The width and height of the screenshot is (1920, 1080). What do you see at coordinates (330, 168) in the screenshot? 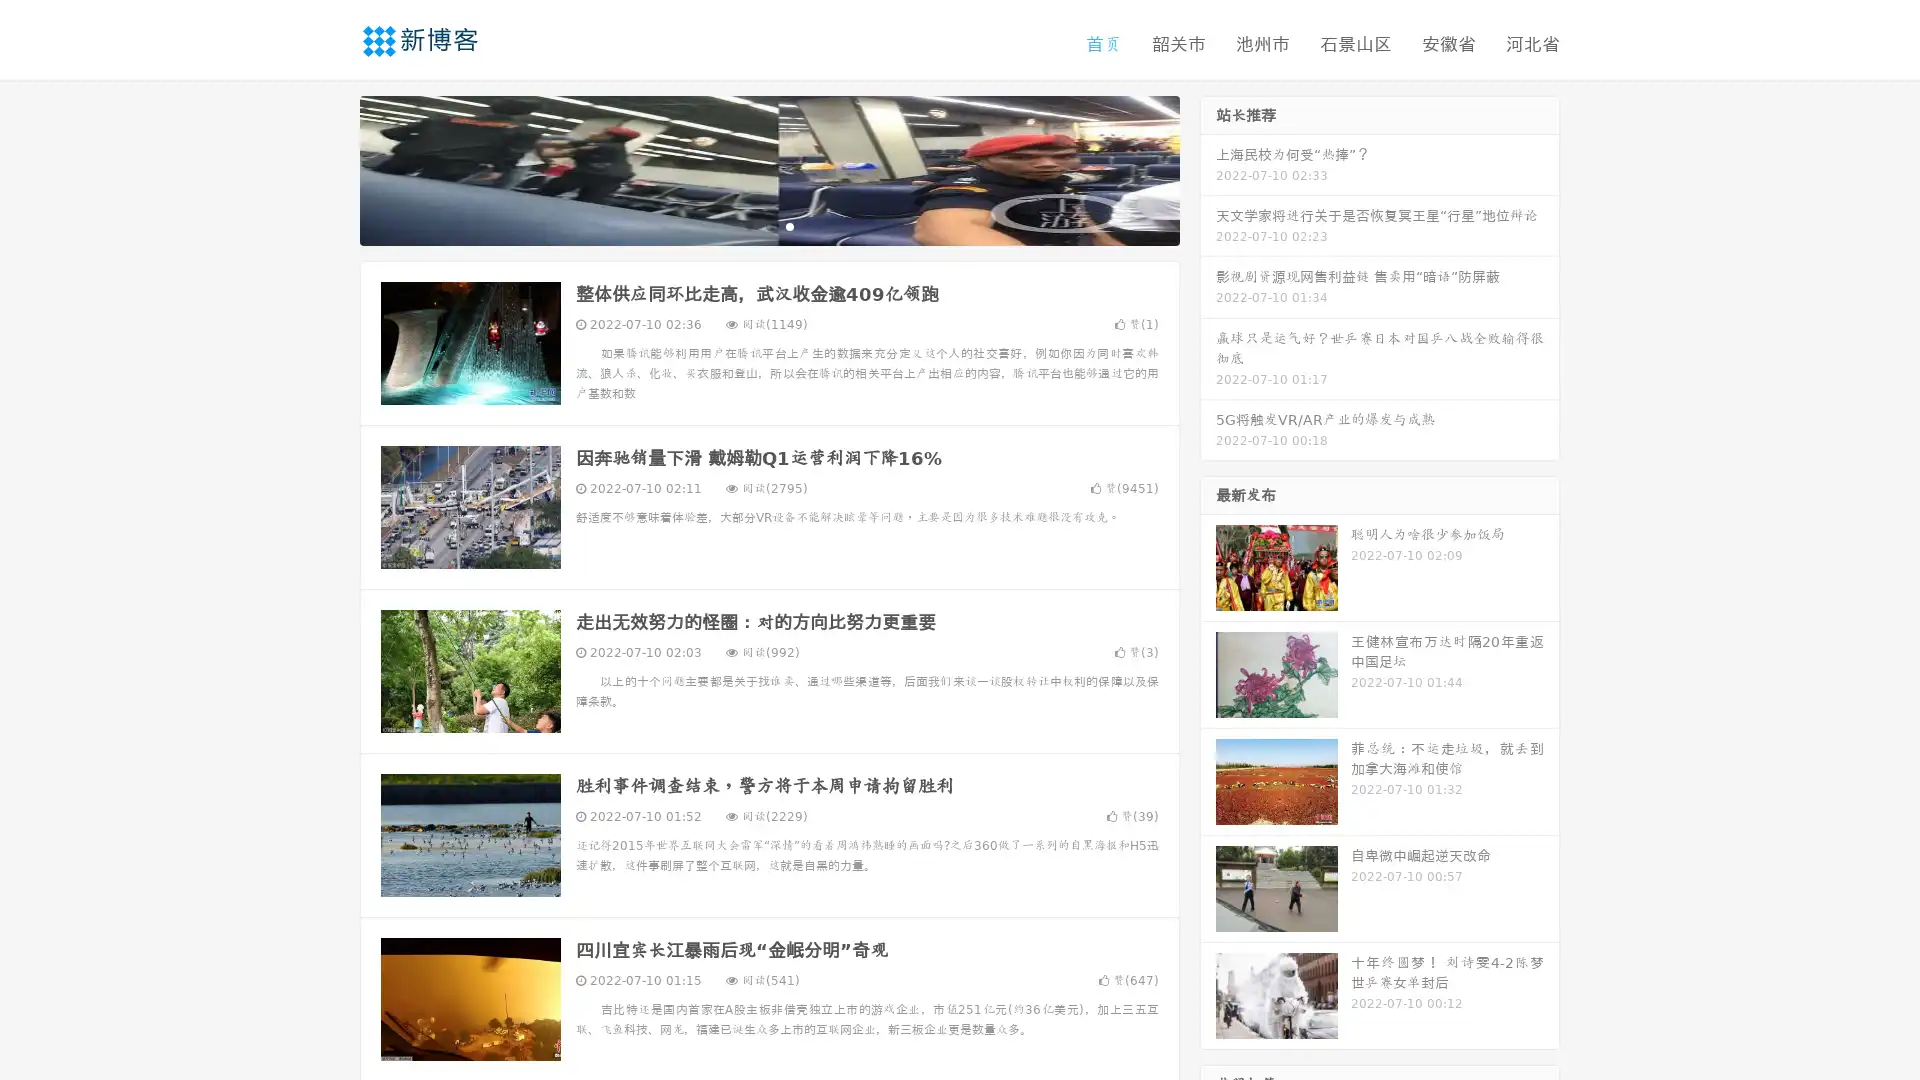
I see `Previous slide` at bounding box center [330, 168].